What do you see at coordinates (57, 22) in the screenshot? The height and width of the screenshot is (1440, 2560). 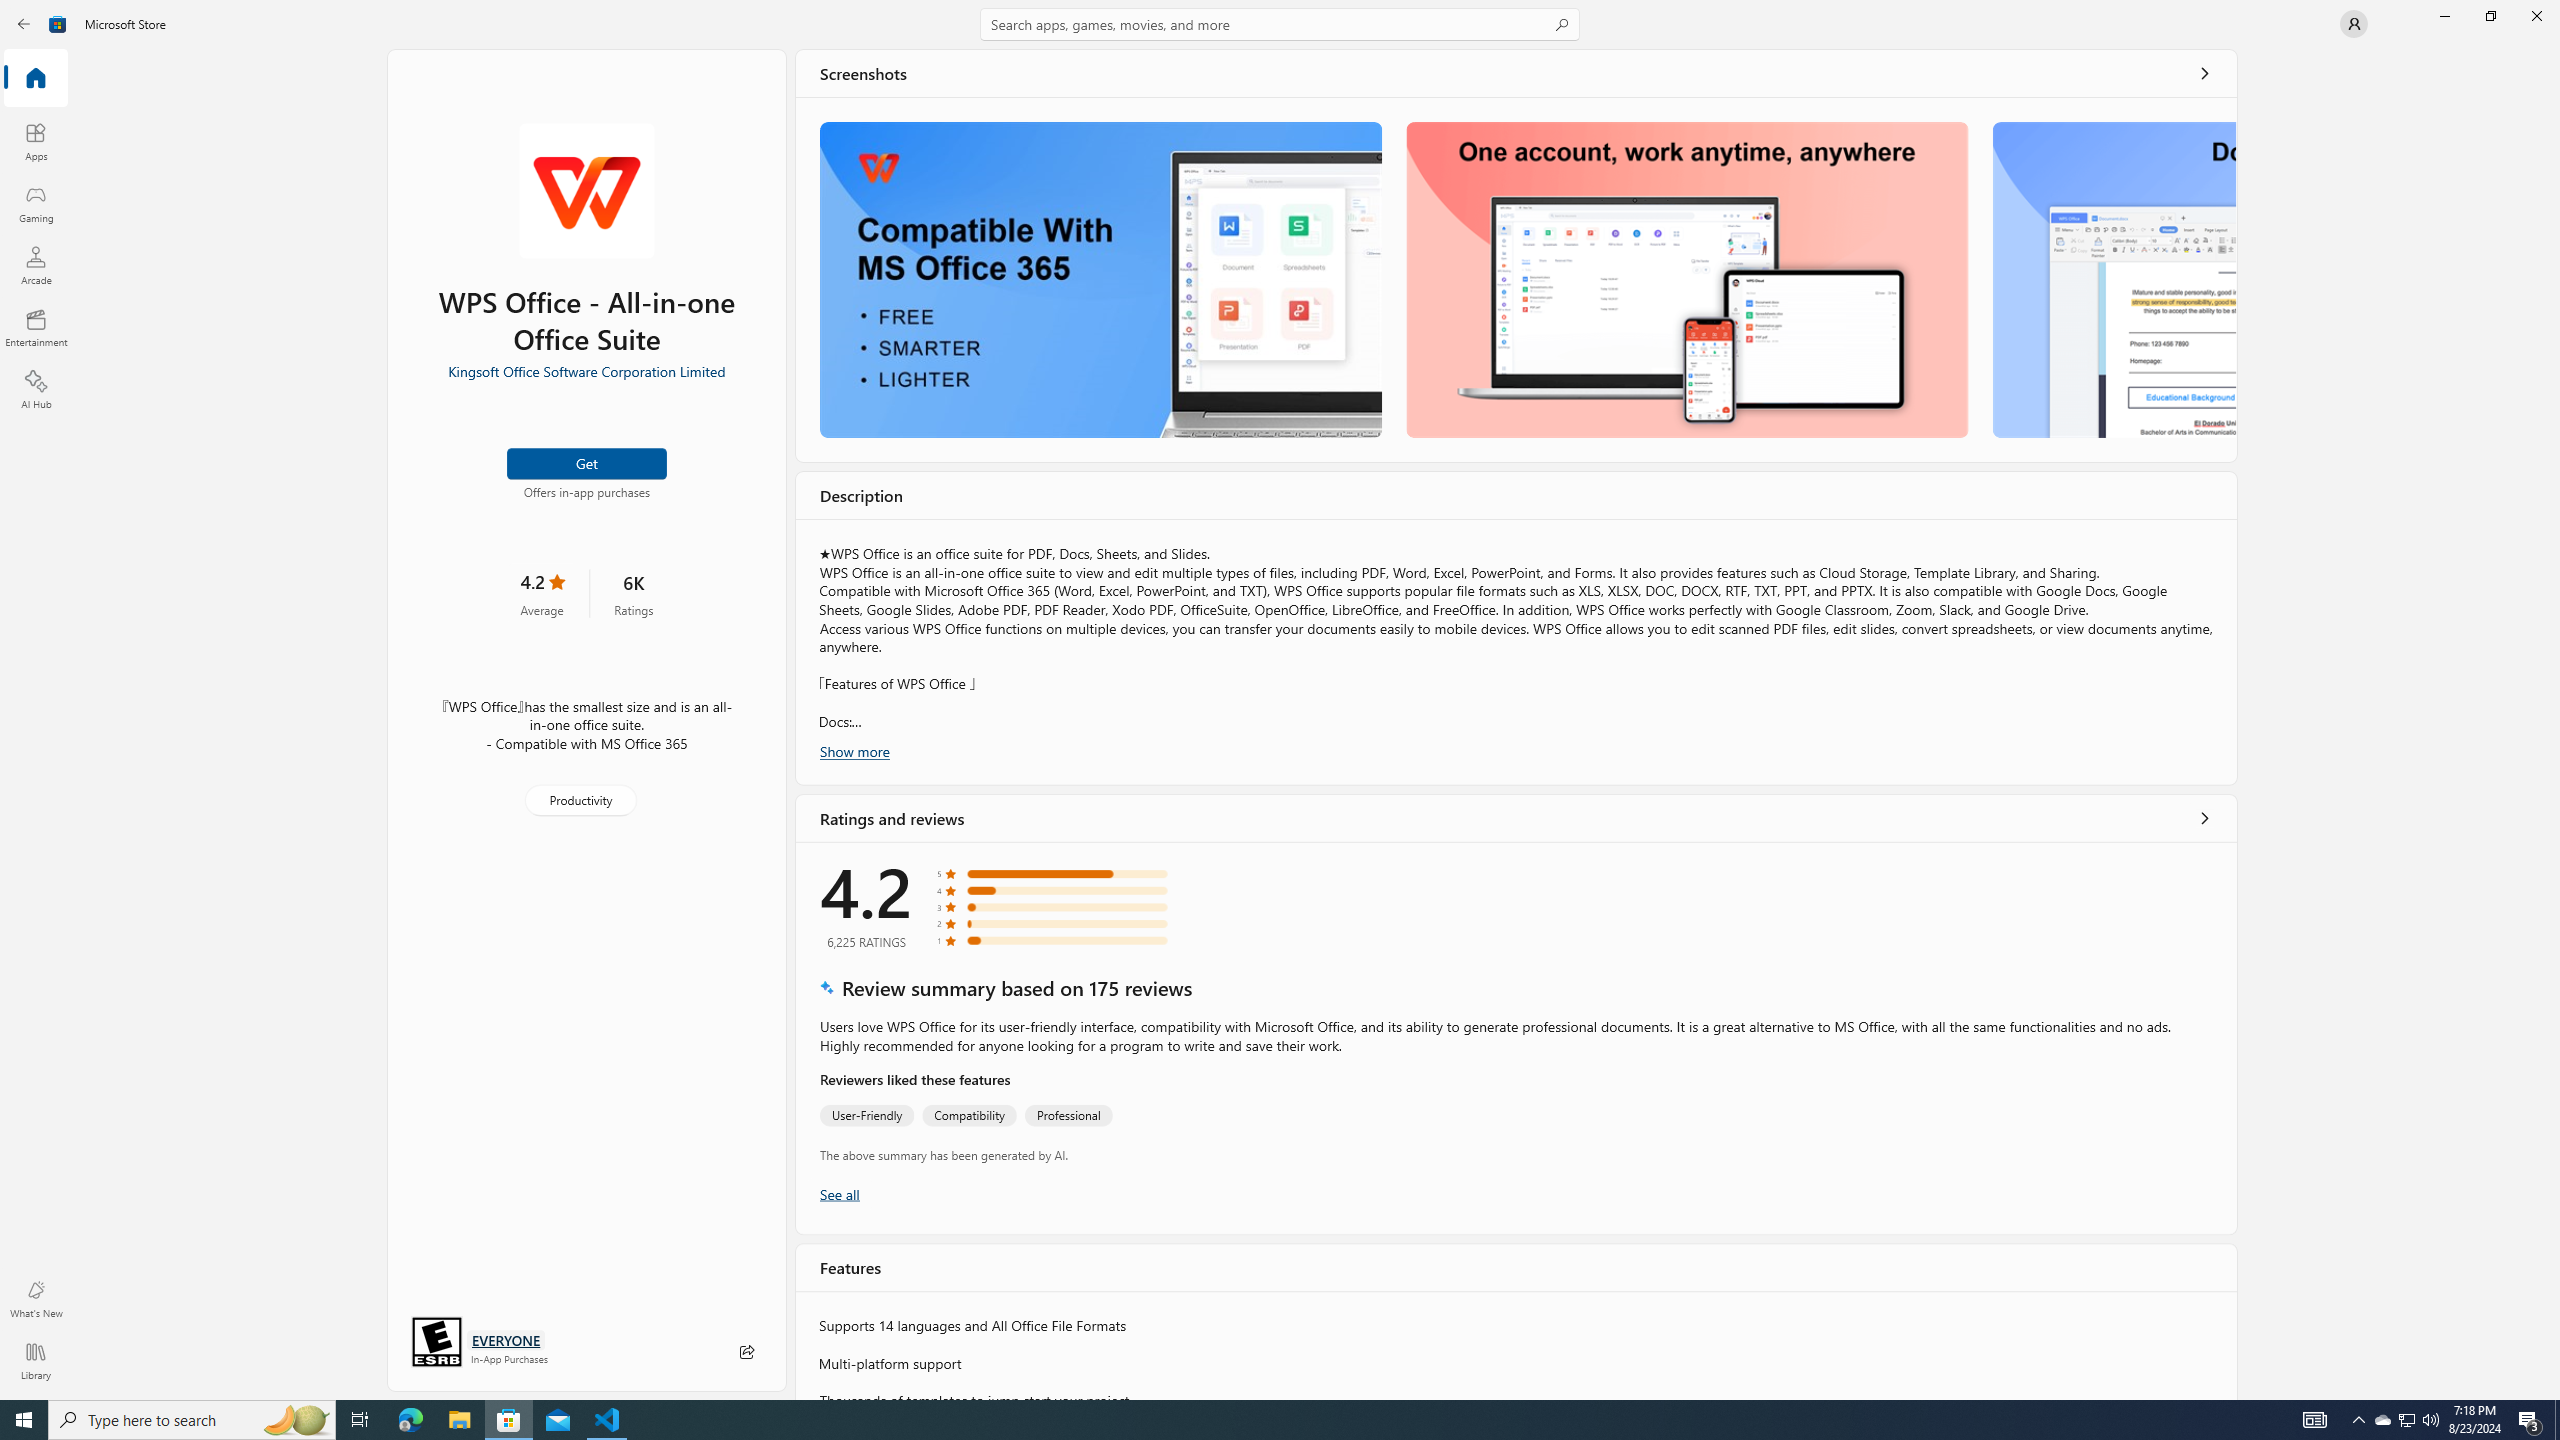 I see `'Class: Image'` at bounding box center [57, 22].